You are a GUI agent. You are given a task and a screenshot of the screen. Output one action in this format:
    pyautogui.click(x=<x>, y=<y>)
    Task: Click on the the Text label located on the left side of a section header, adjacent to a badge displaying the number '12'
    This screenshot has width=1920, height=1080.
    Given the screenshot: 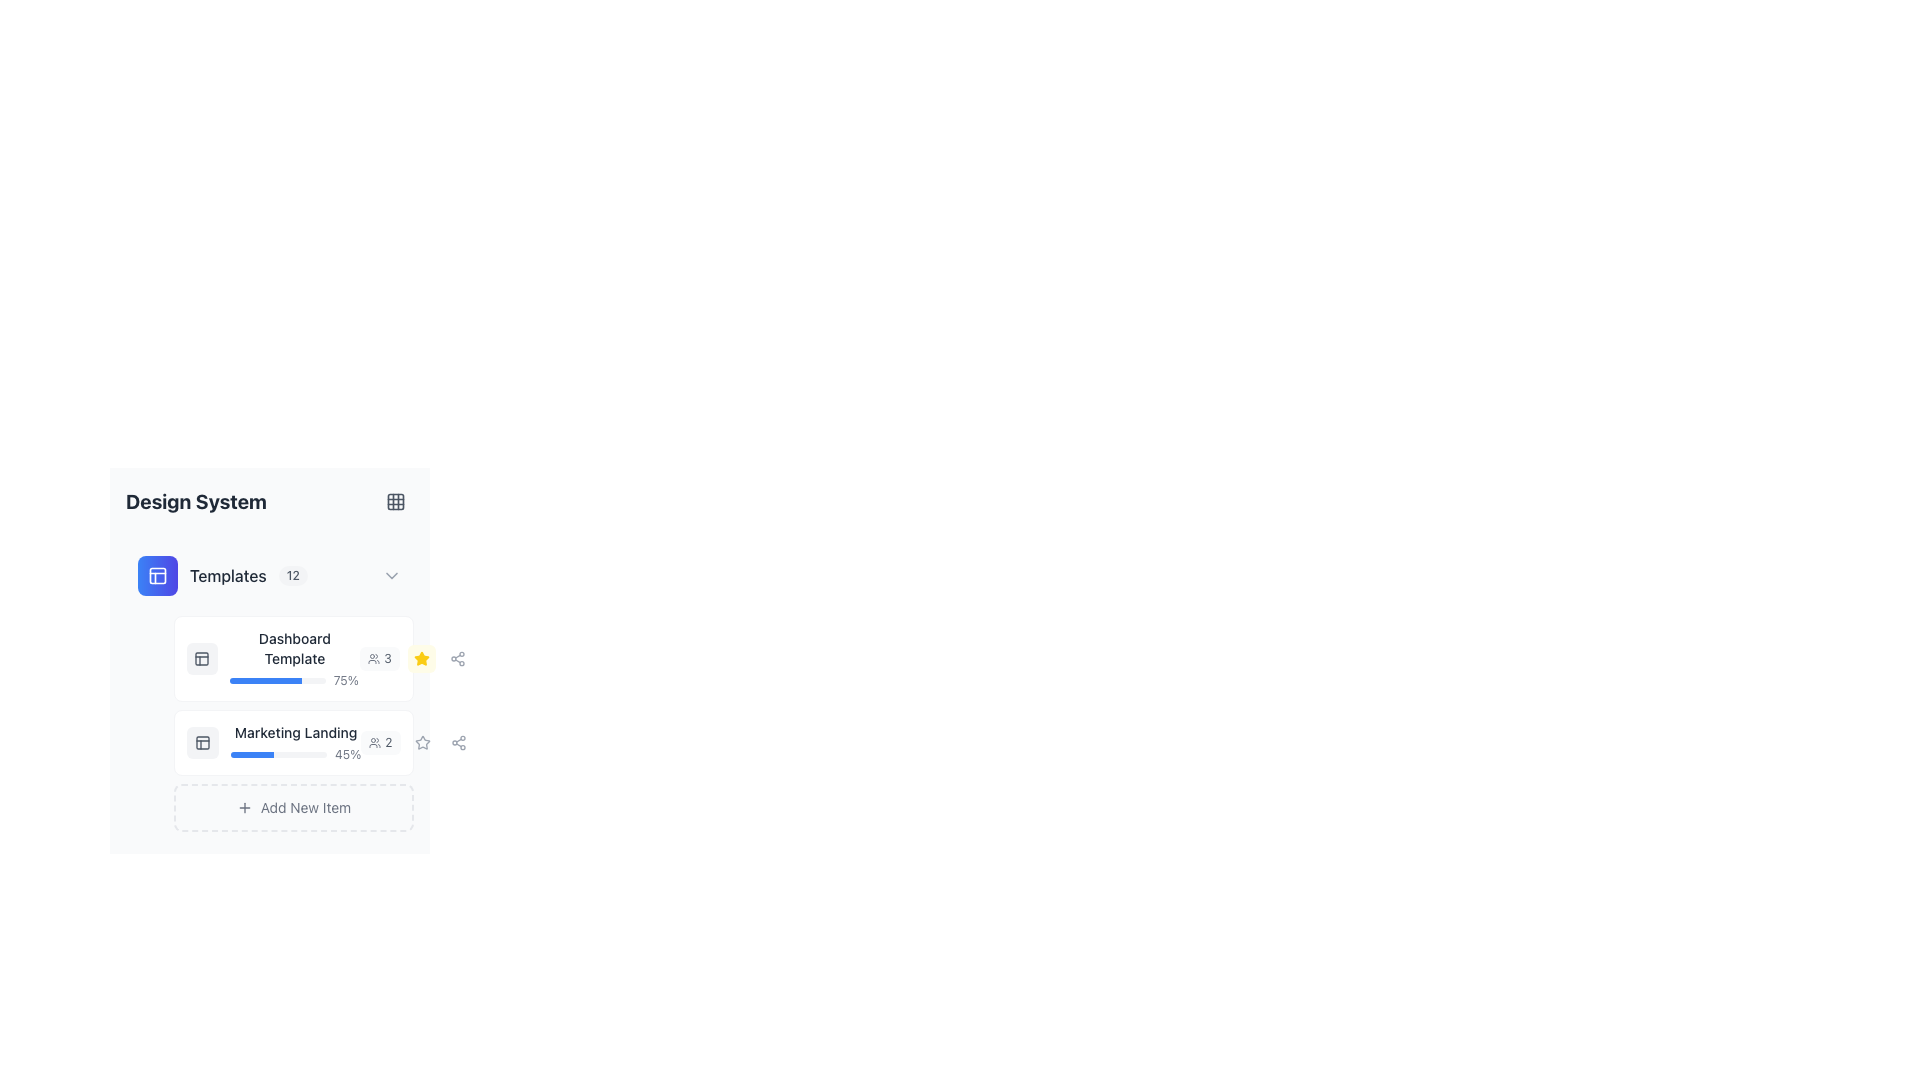 What is the action you would take?
    pyautogui.click(x=228, y=575)
    